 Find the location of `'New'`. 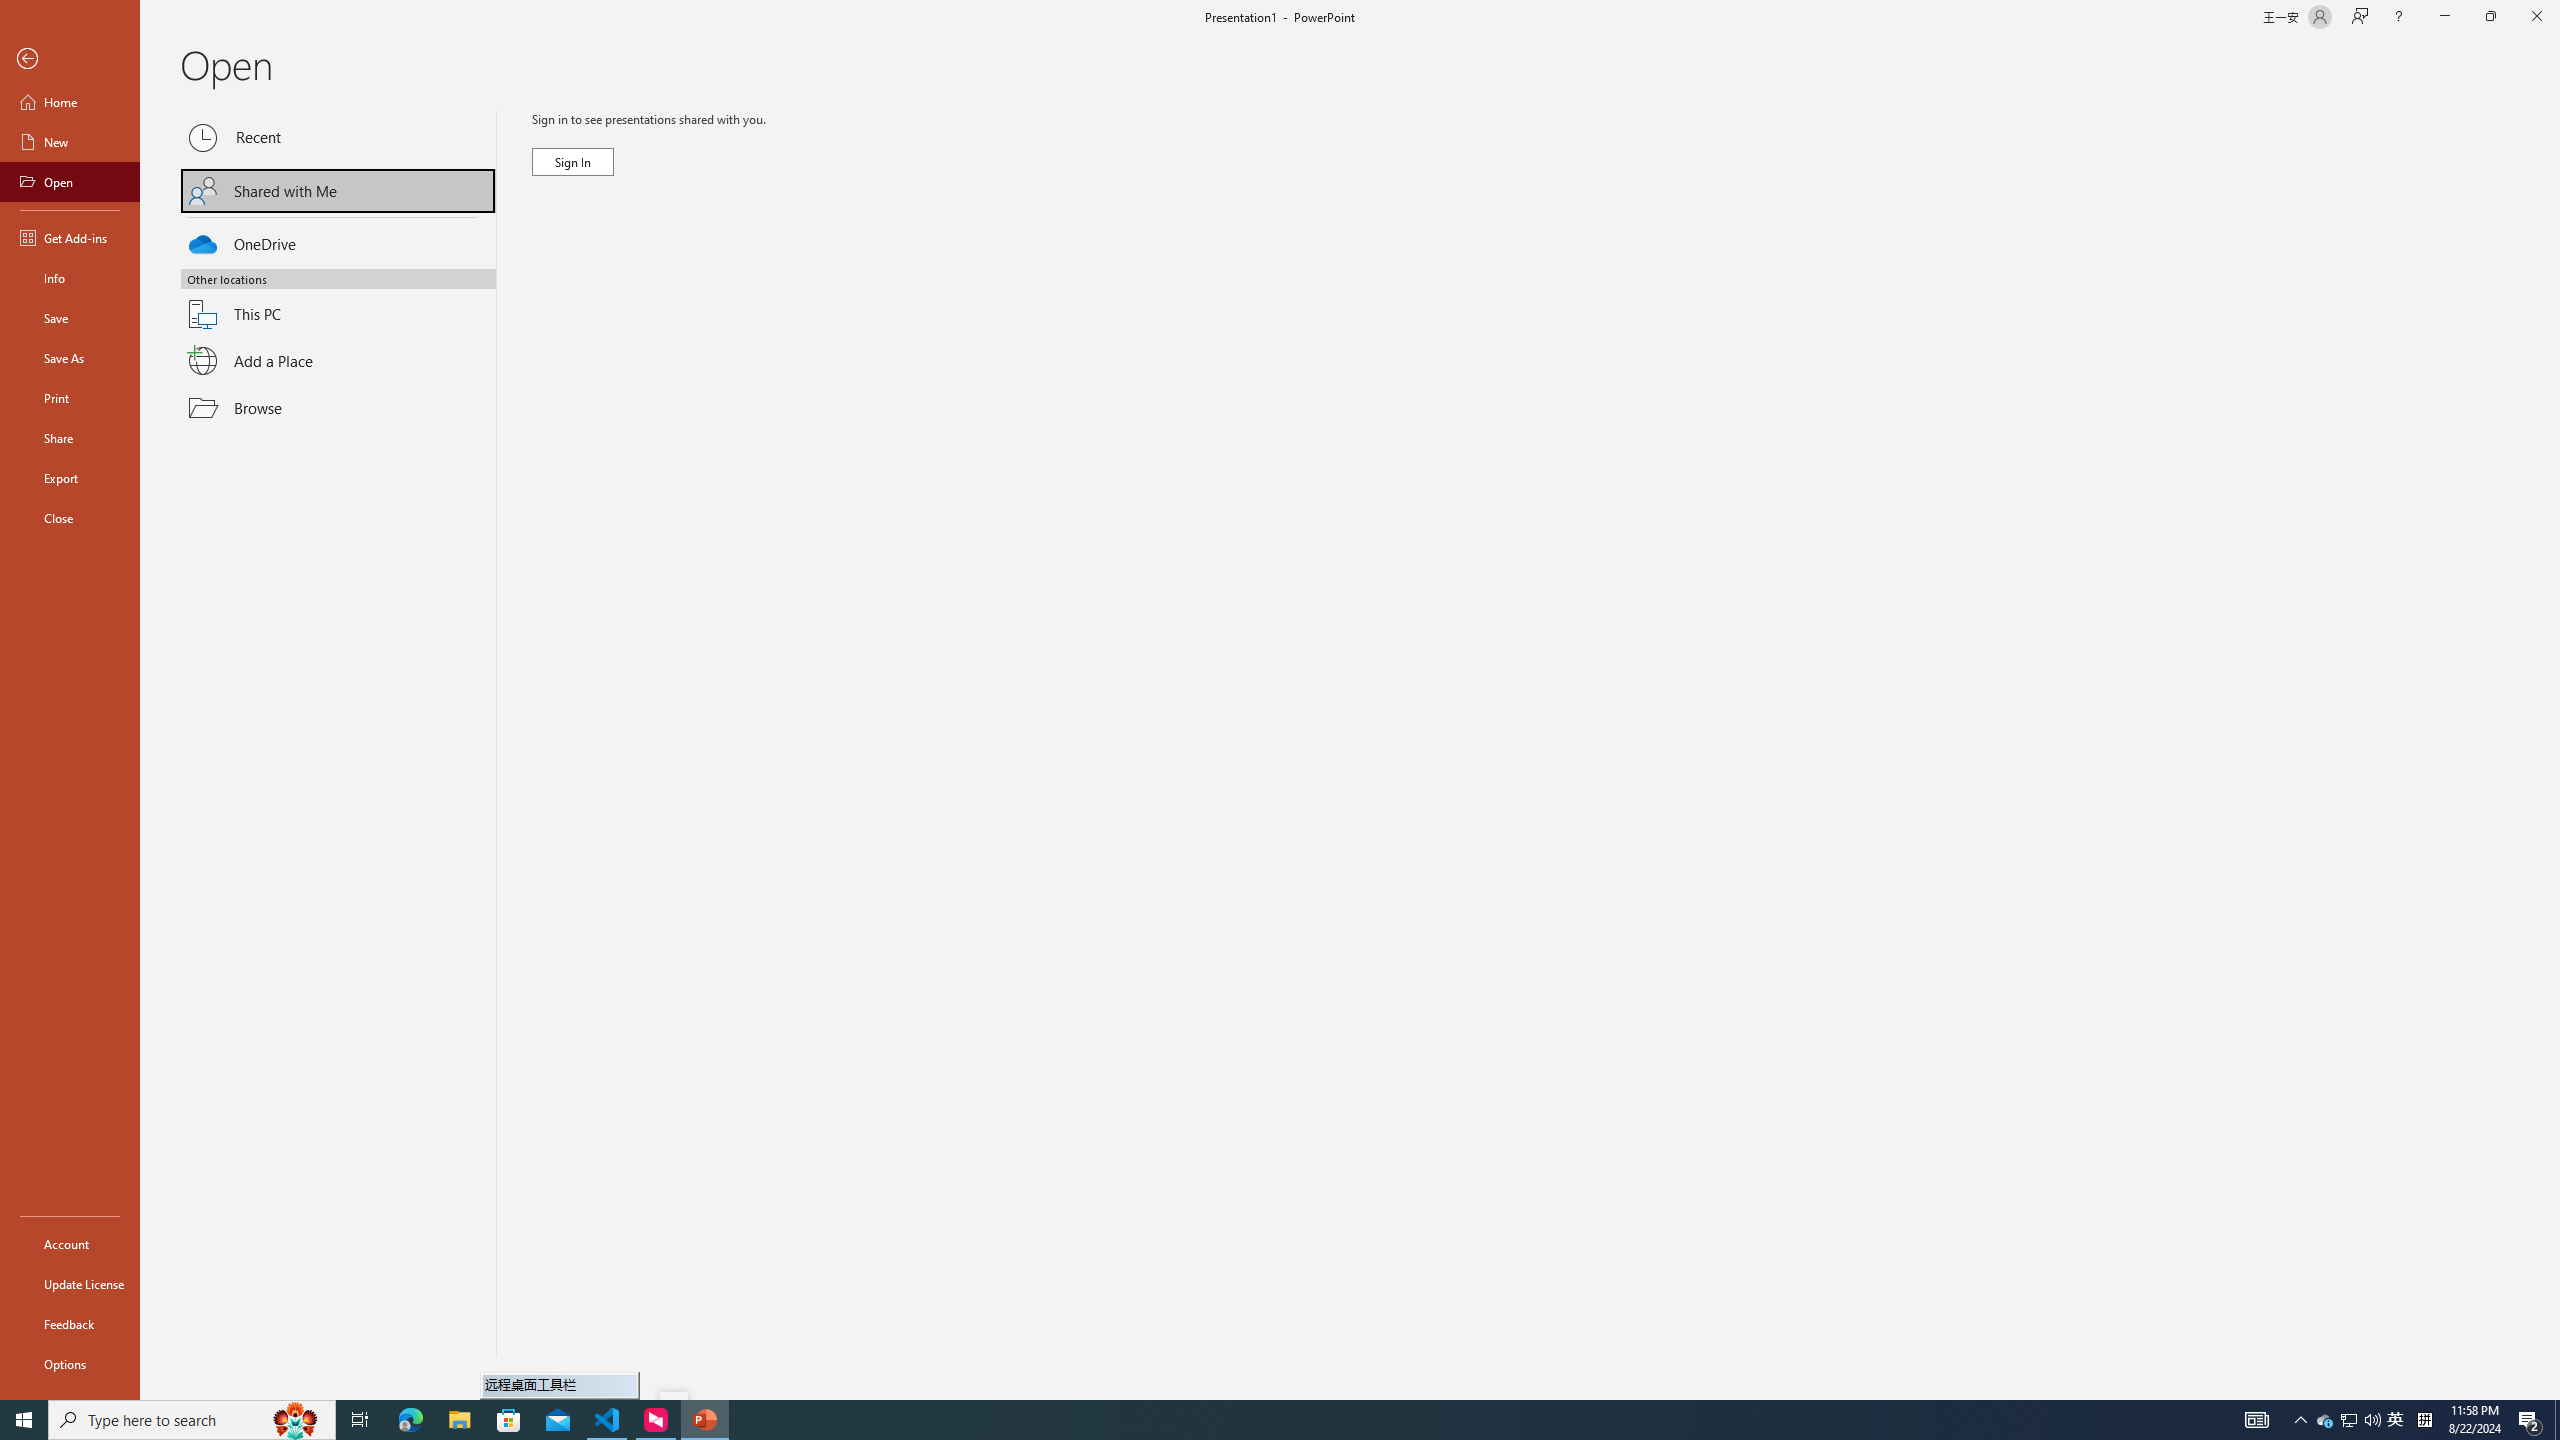

'New' is located at coordinates (69, 141).